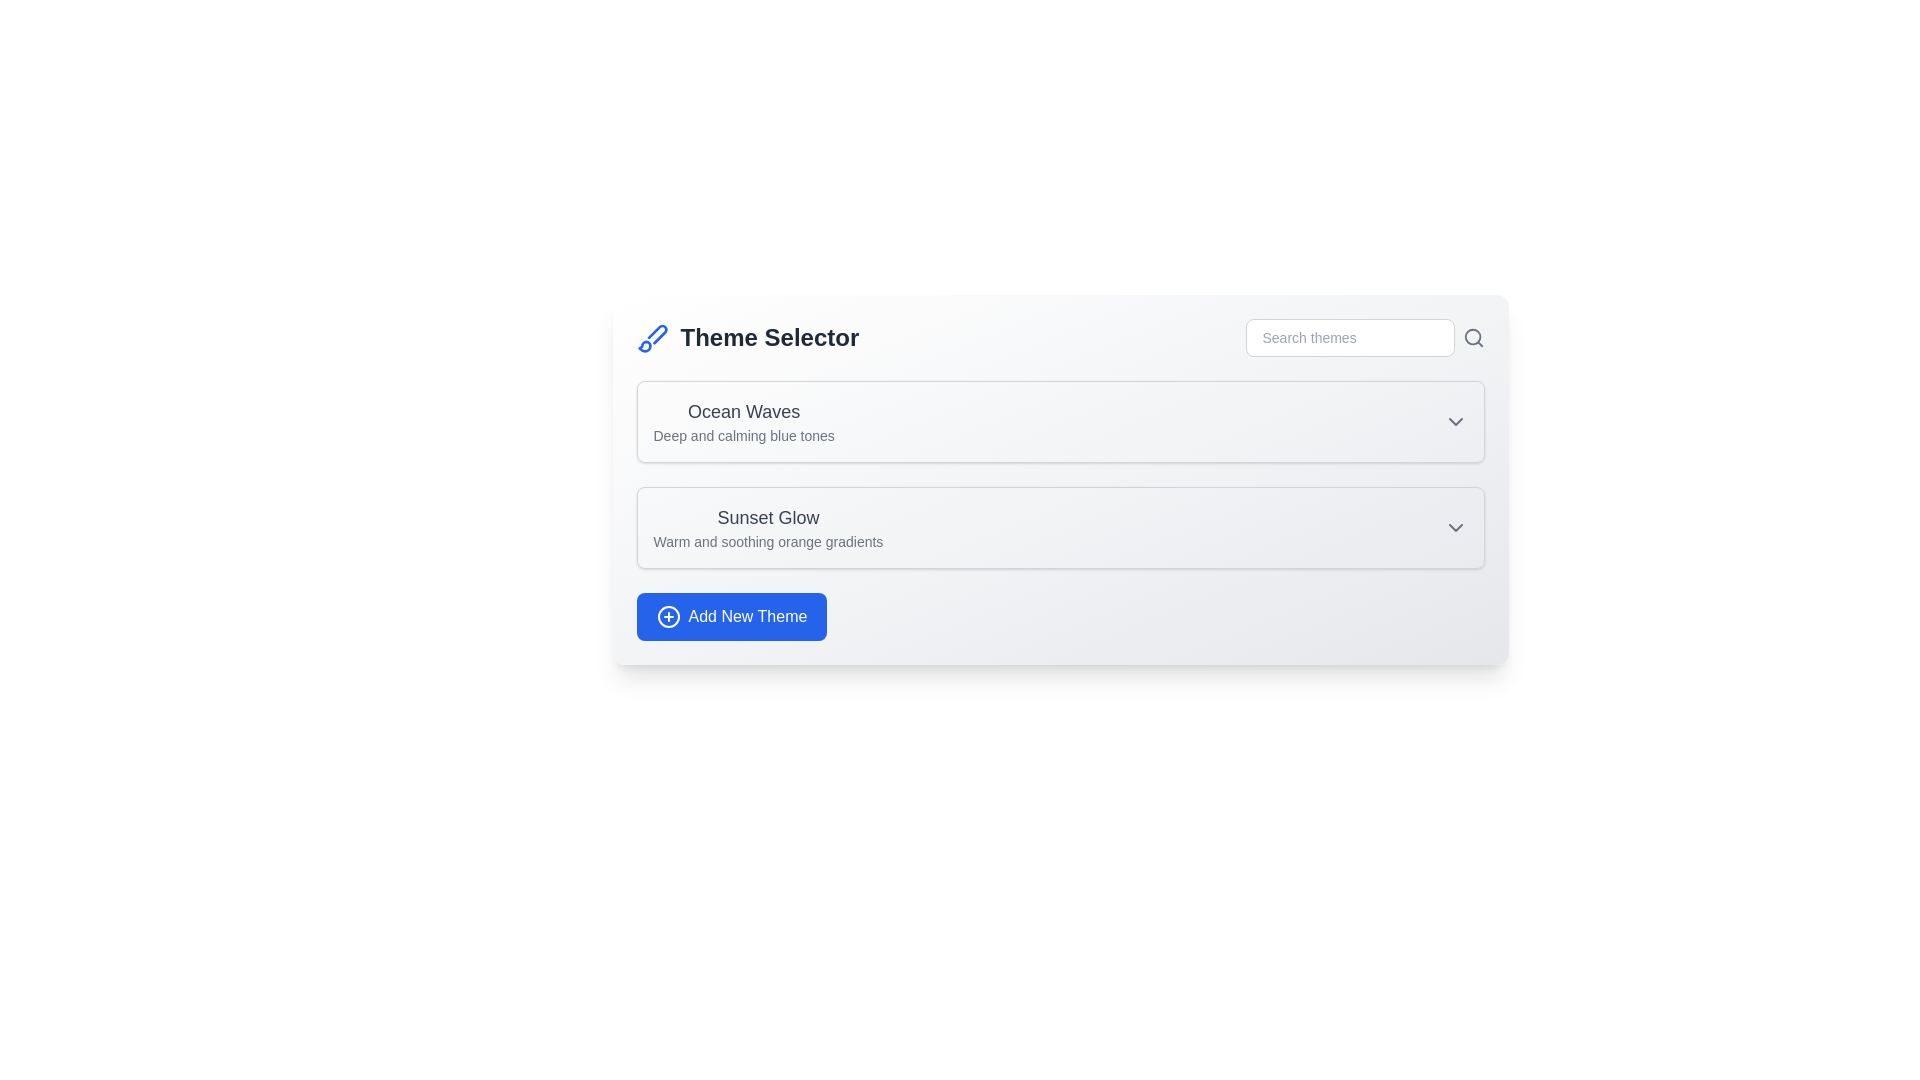 The image size is (1920, 1080). What do you see at coordinates (1059, 479) in the screenshot?
I see `the 'Theme Selector' panel to trigger interactive effects, which includes options for 'Ocean Waves' and 'Sunset Glow', and the 'Add New Theme' button located at the bottom` at bounding box center [1059, 479].